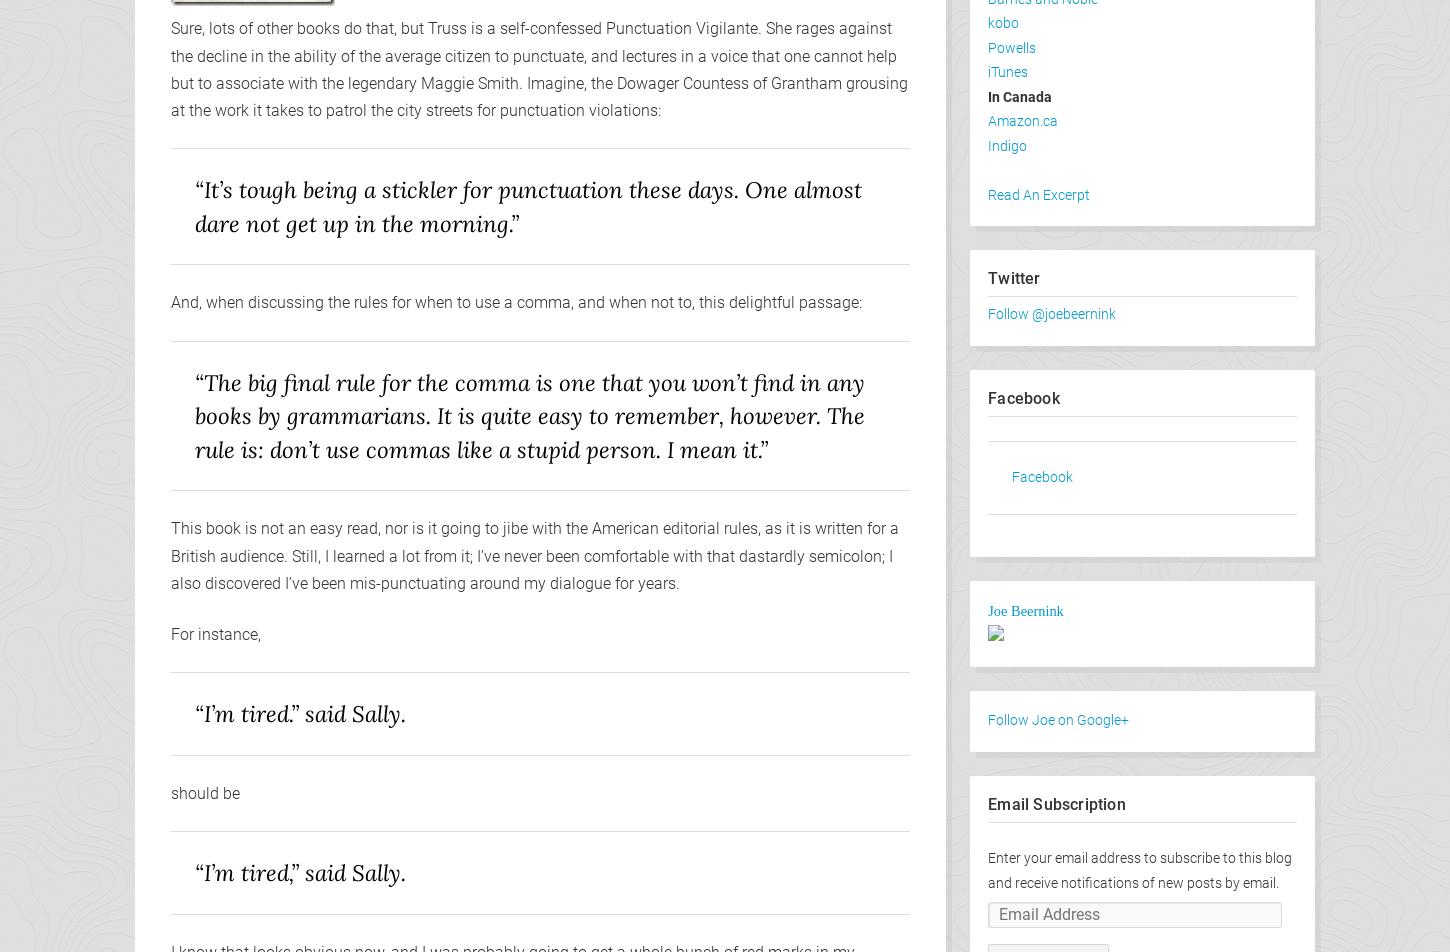 This screenshot has height=952, width=1450. I want to click on 'Indigo', so click(1007, 145).